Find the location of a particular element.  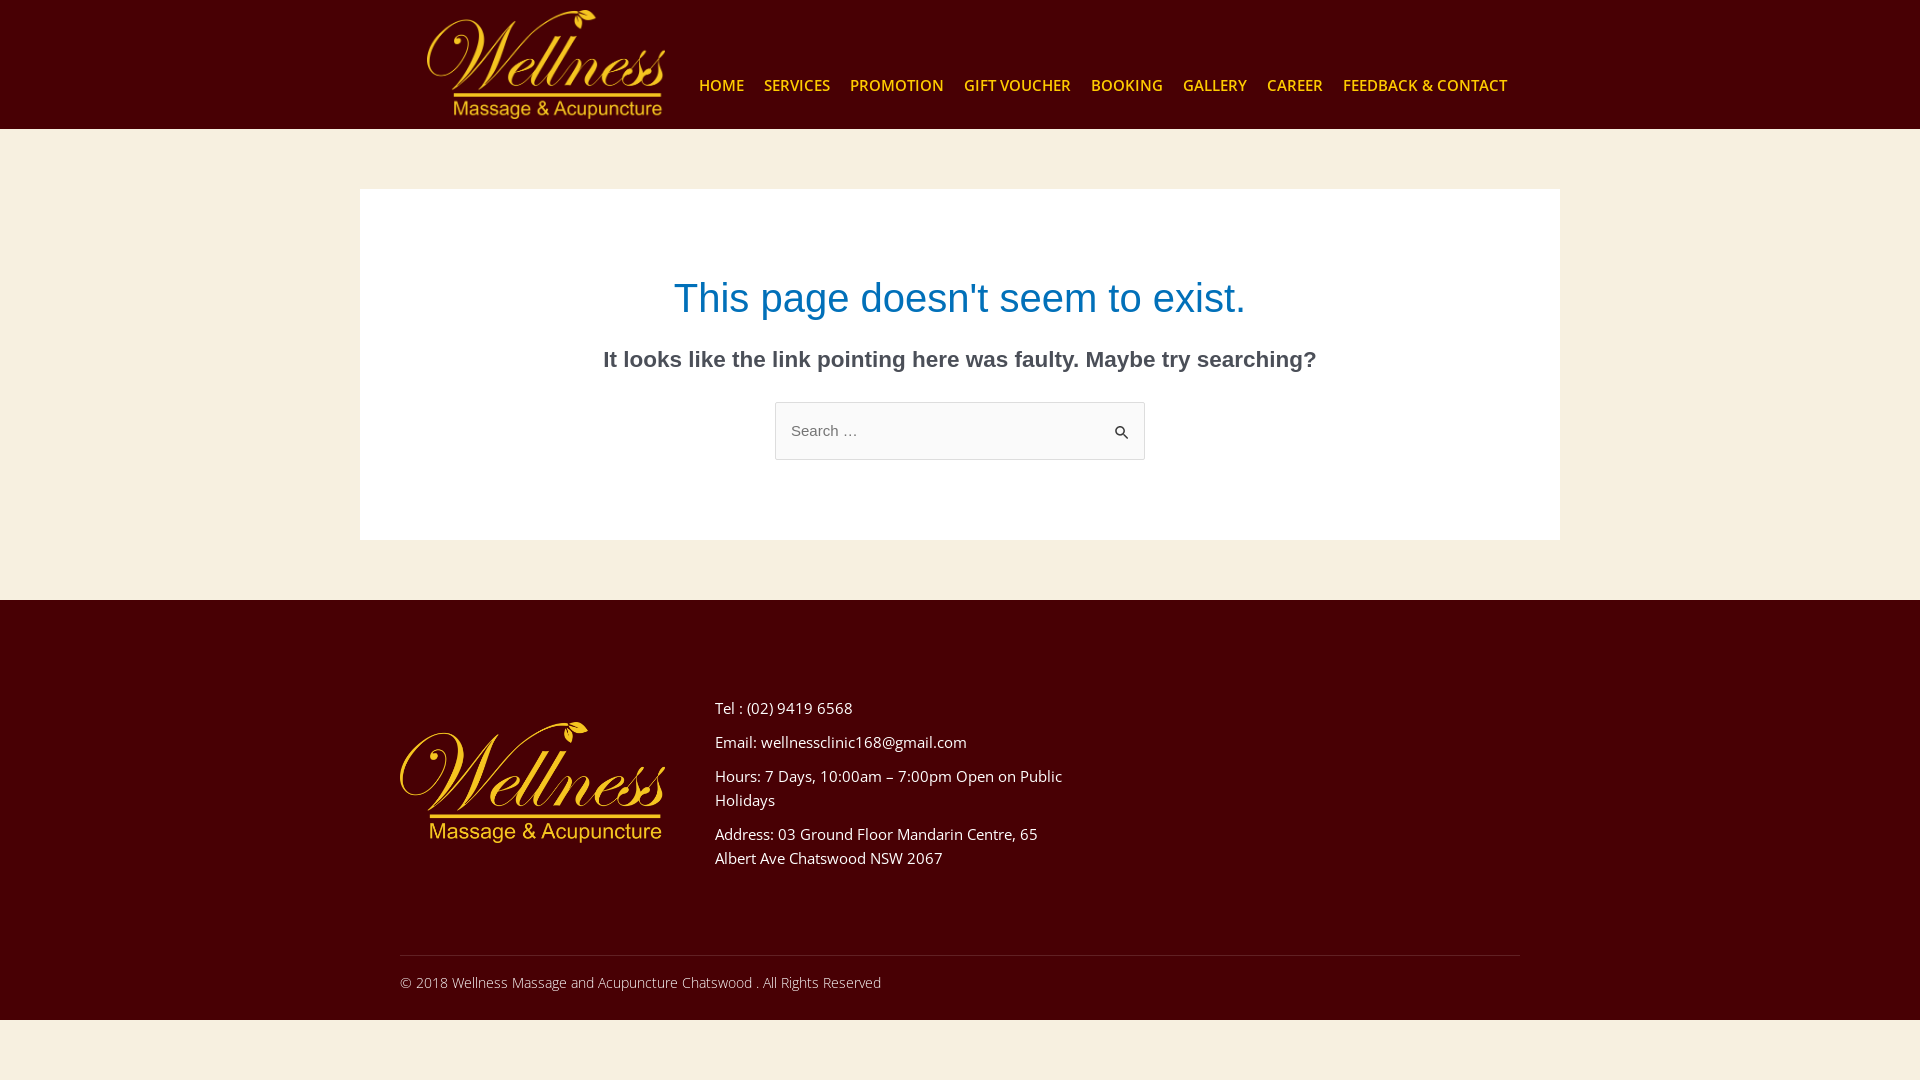

'Search' is located at coordinates (1122, 421).